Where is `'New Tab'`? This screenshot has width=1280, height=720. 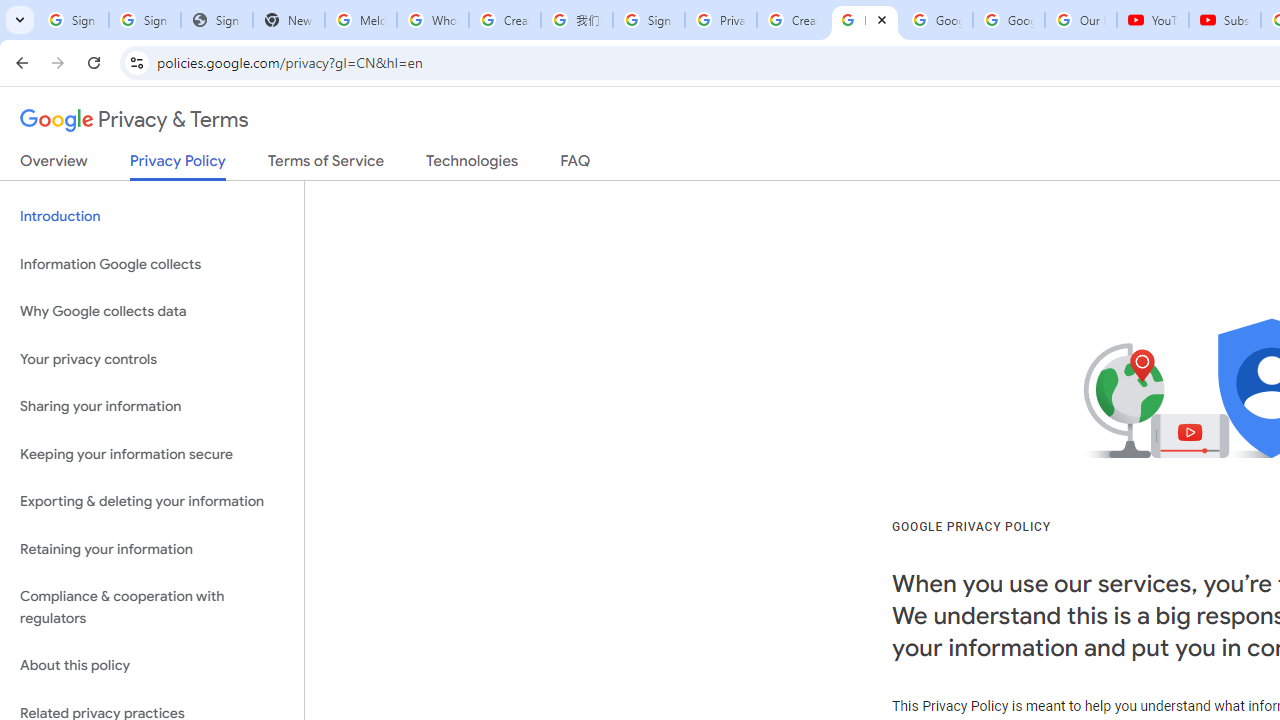
'New Tab' is located at coordinates (288, 20).